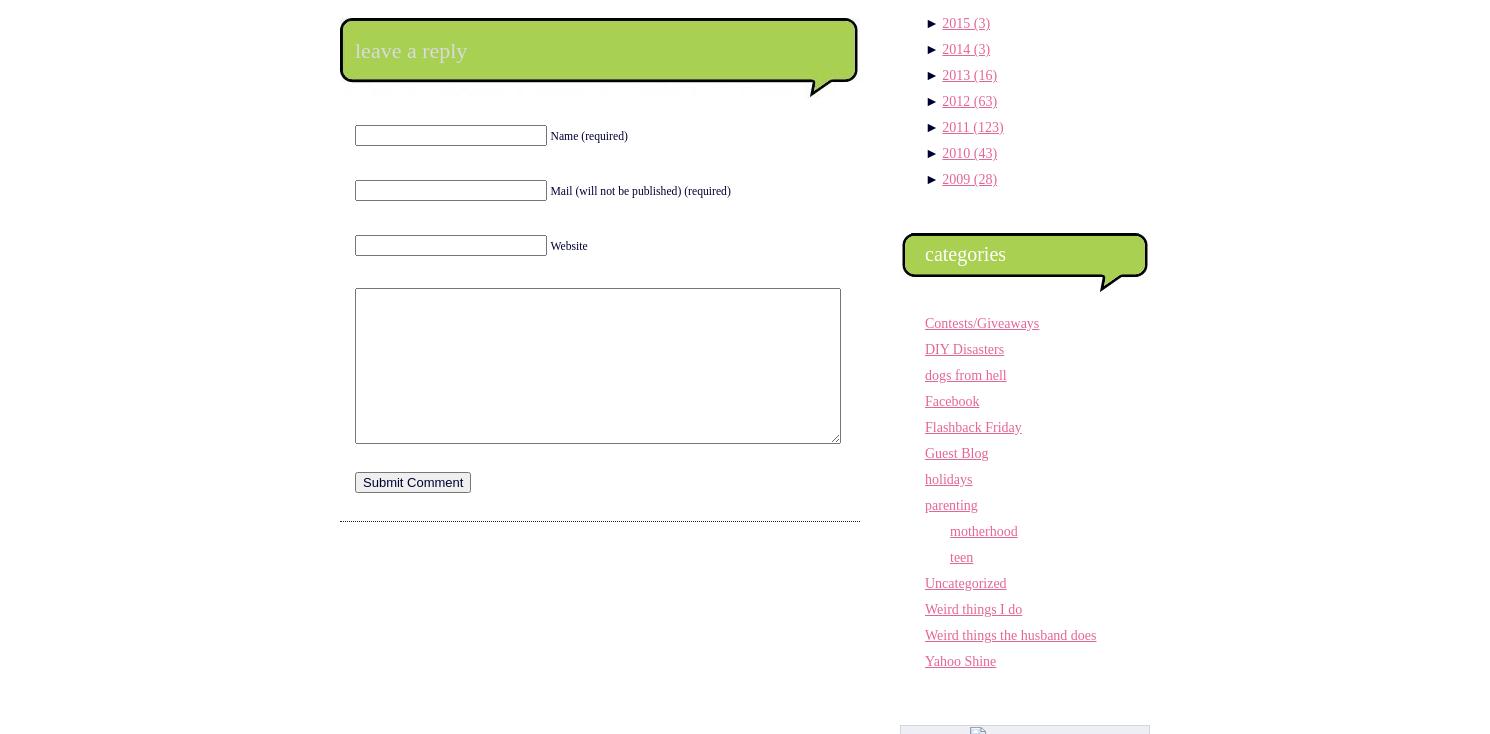 This screenshot has width=1490, height=734. I want to click on '(43)', so click(985, 152).